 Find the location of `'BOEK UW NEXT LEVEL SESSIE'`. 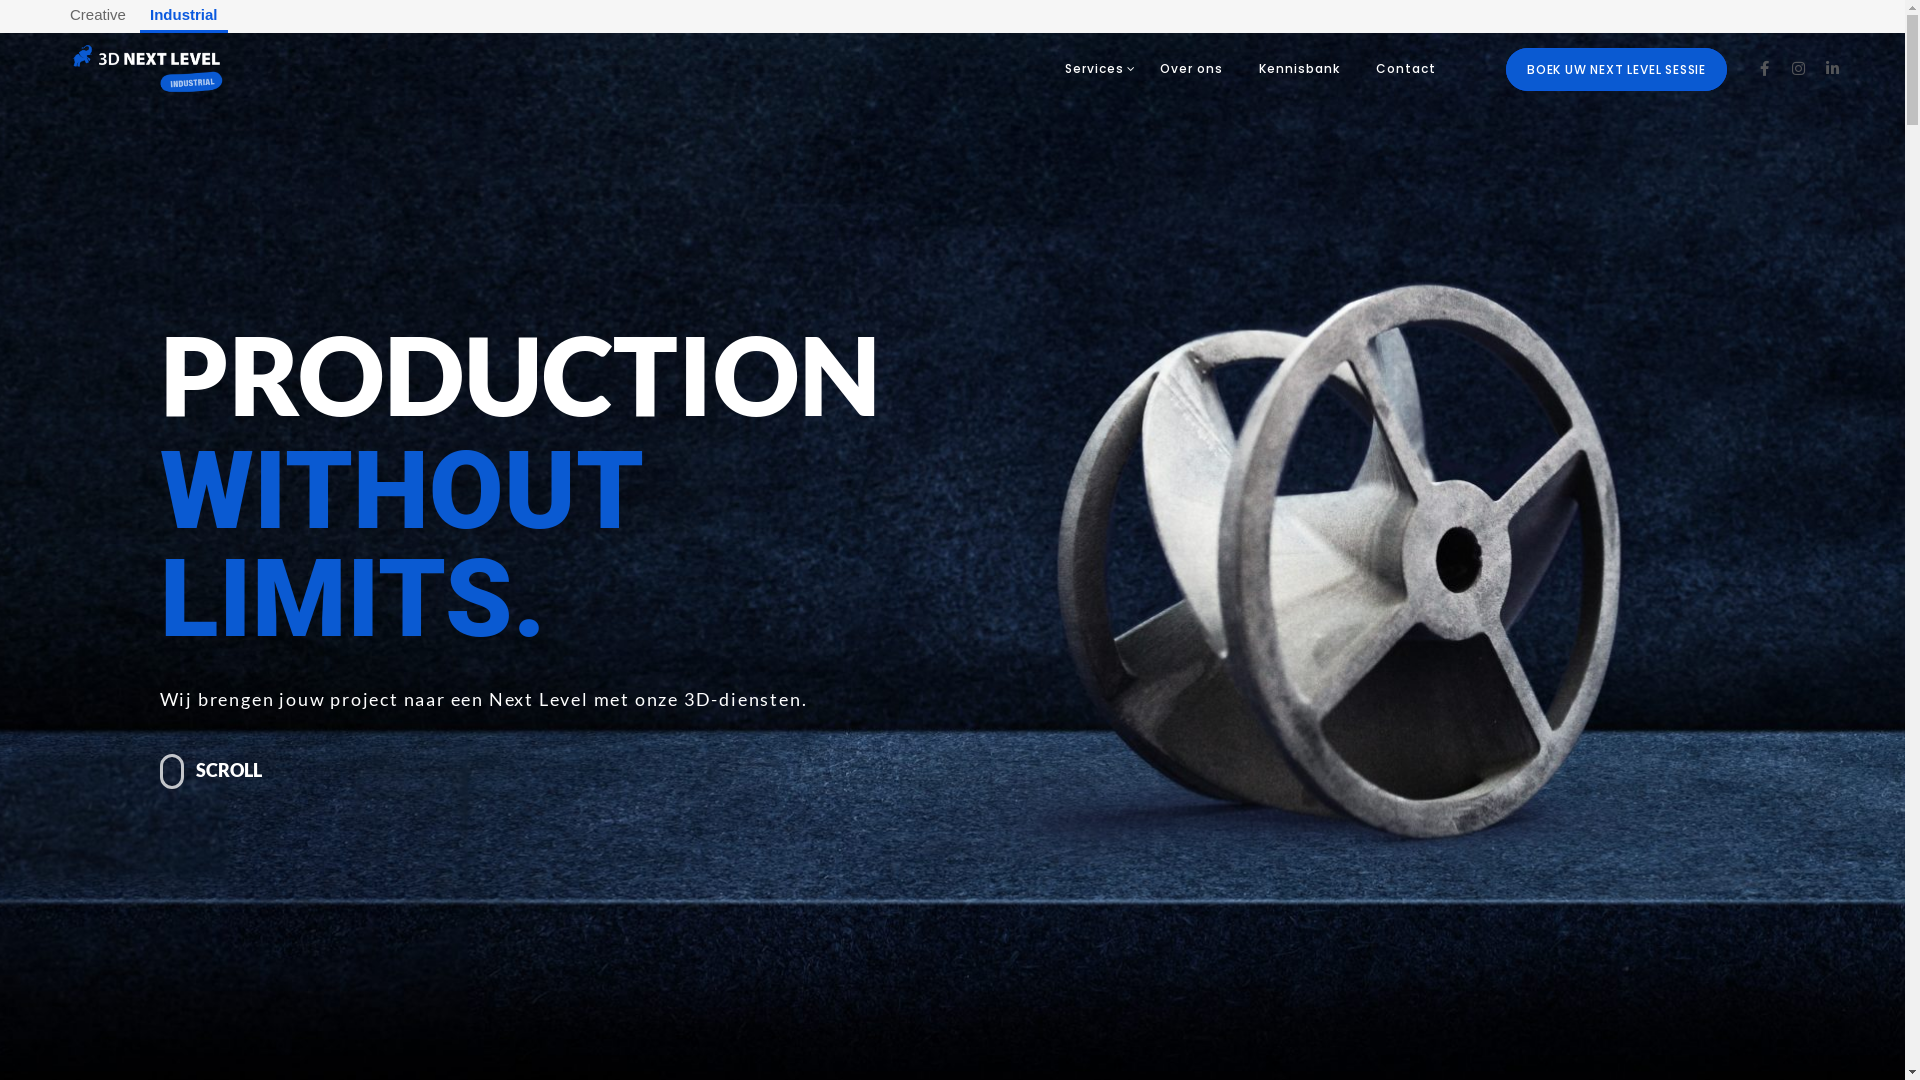

'BOEK UW NEXT LEVEL SESSIE' is located at coordinates (1616, 68).